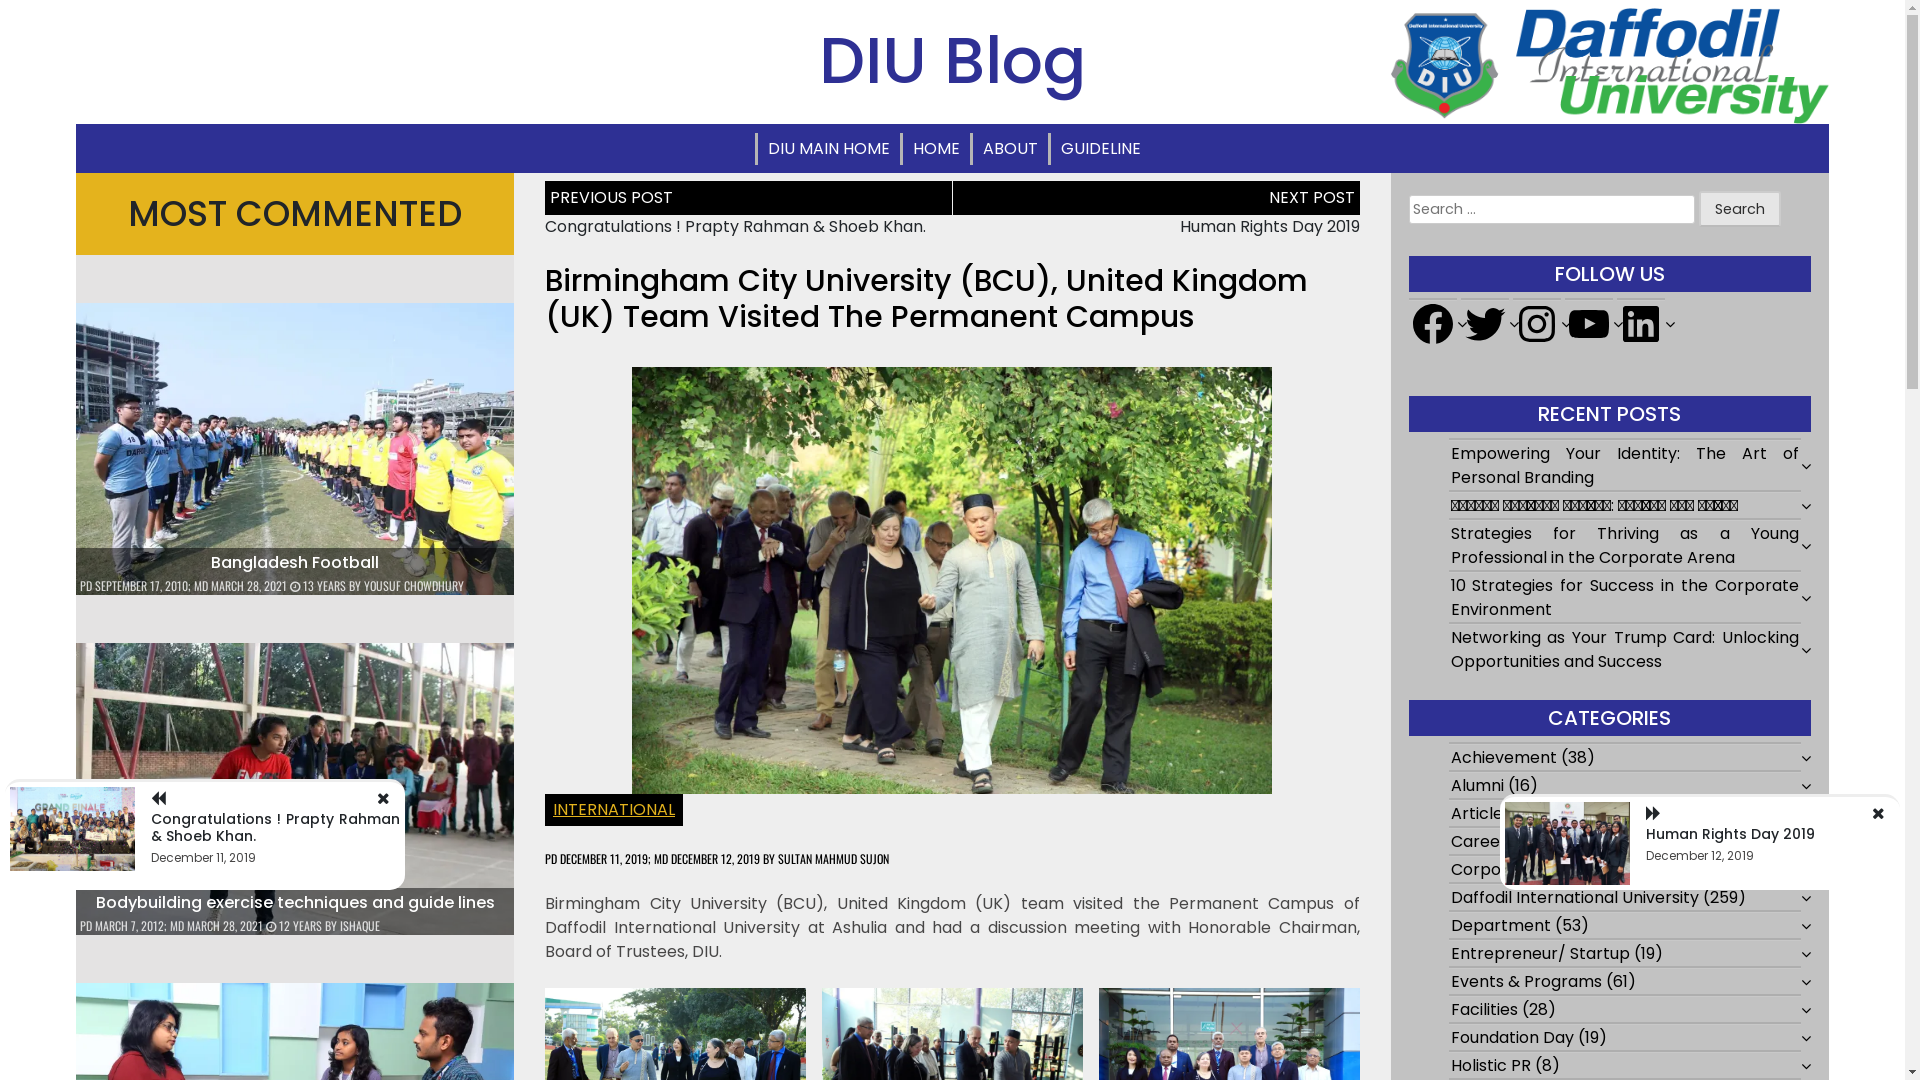 The height and width of the screenshot is (1080, 1920). I want to click on 'Corporate', so click(1492, 868).